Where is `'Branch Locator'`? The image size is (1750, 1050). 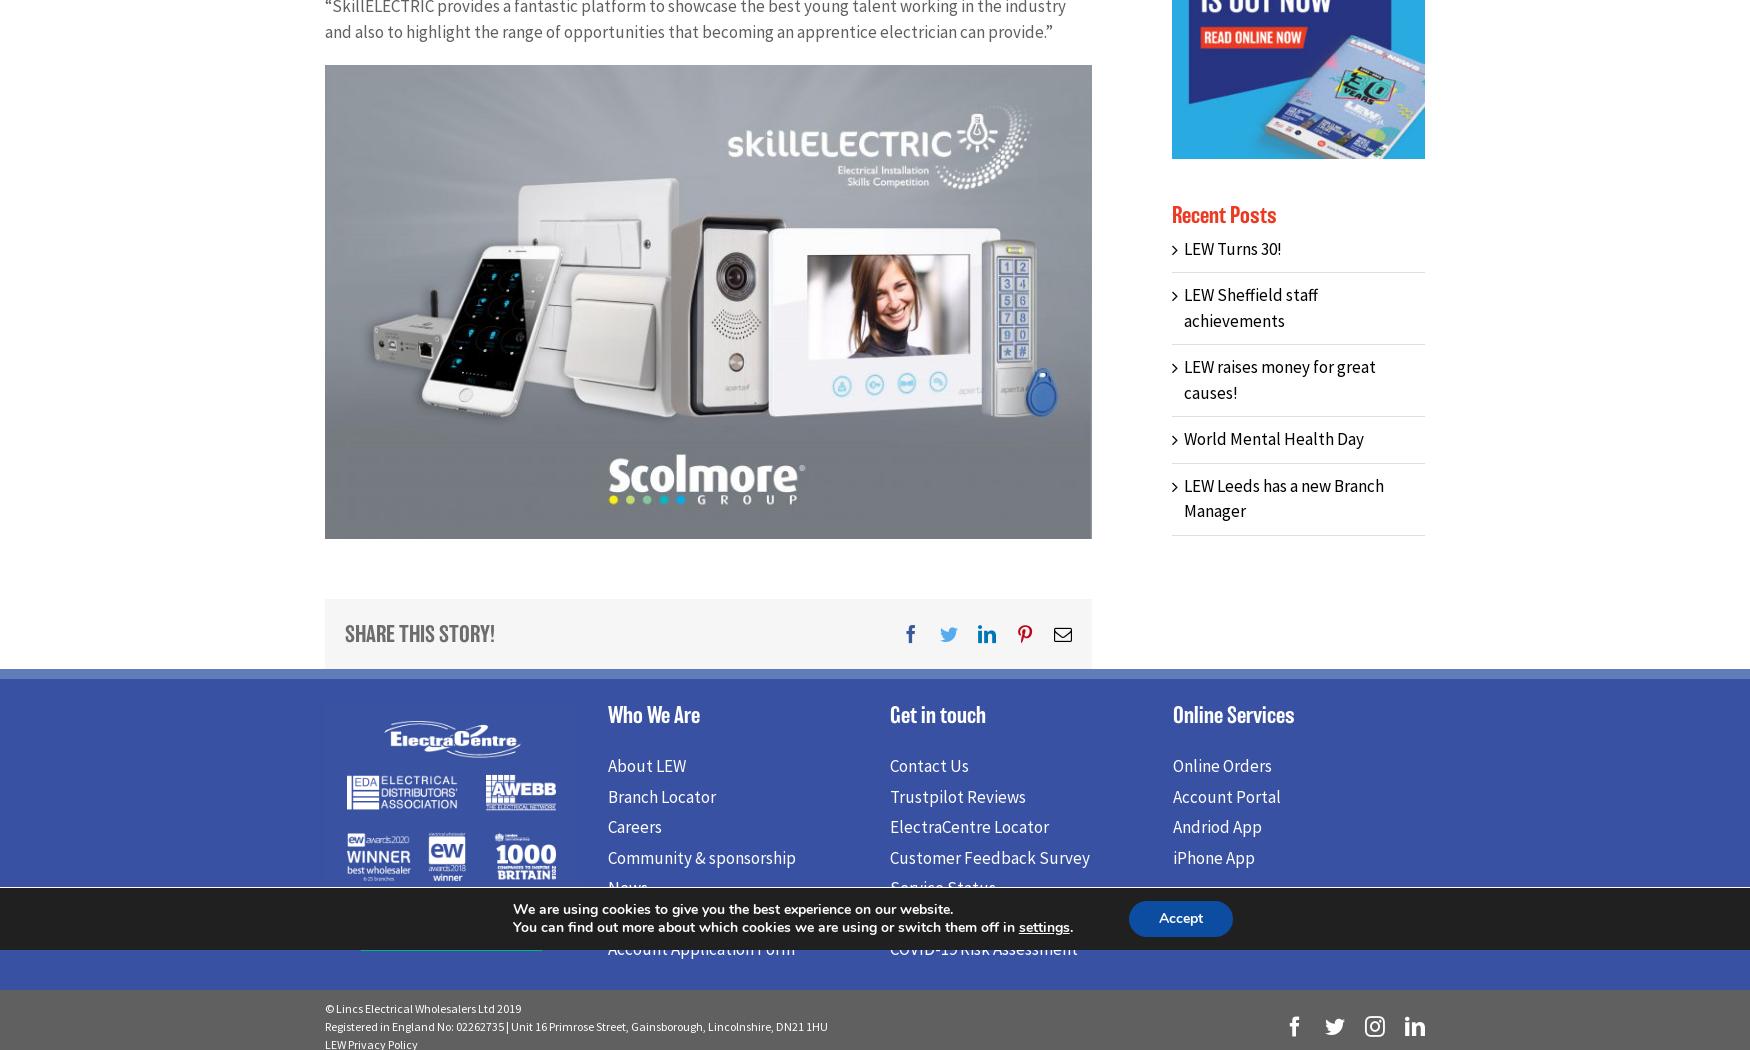 'Branch Locator' is located at coordinates (607, 800).